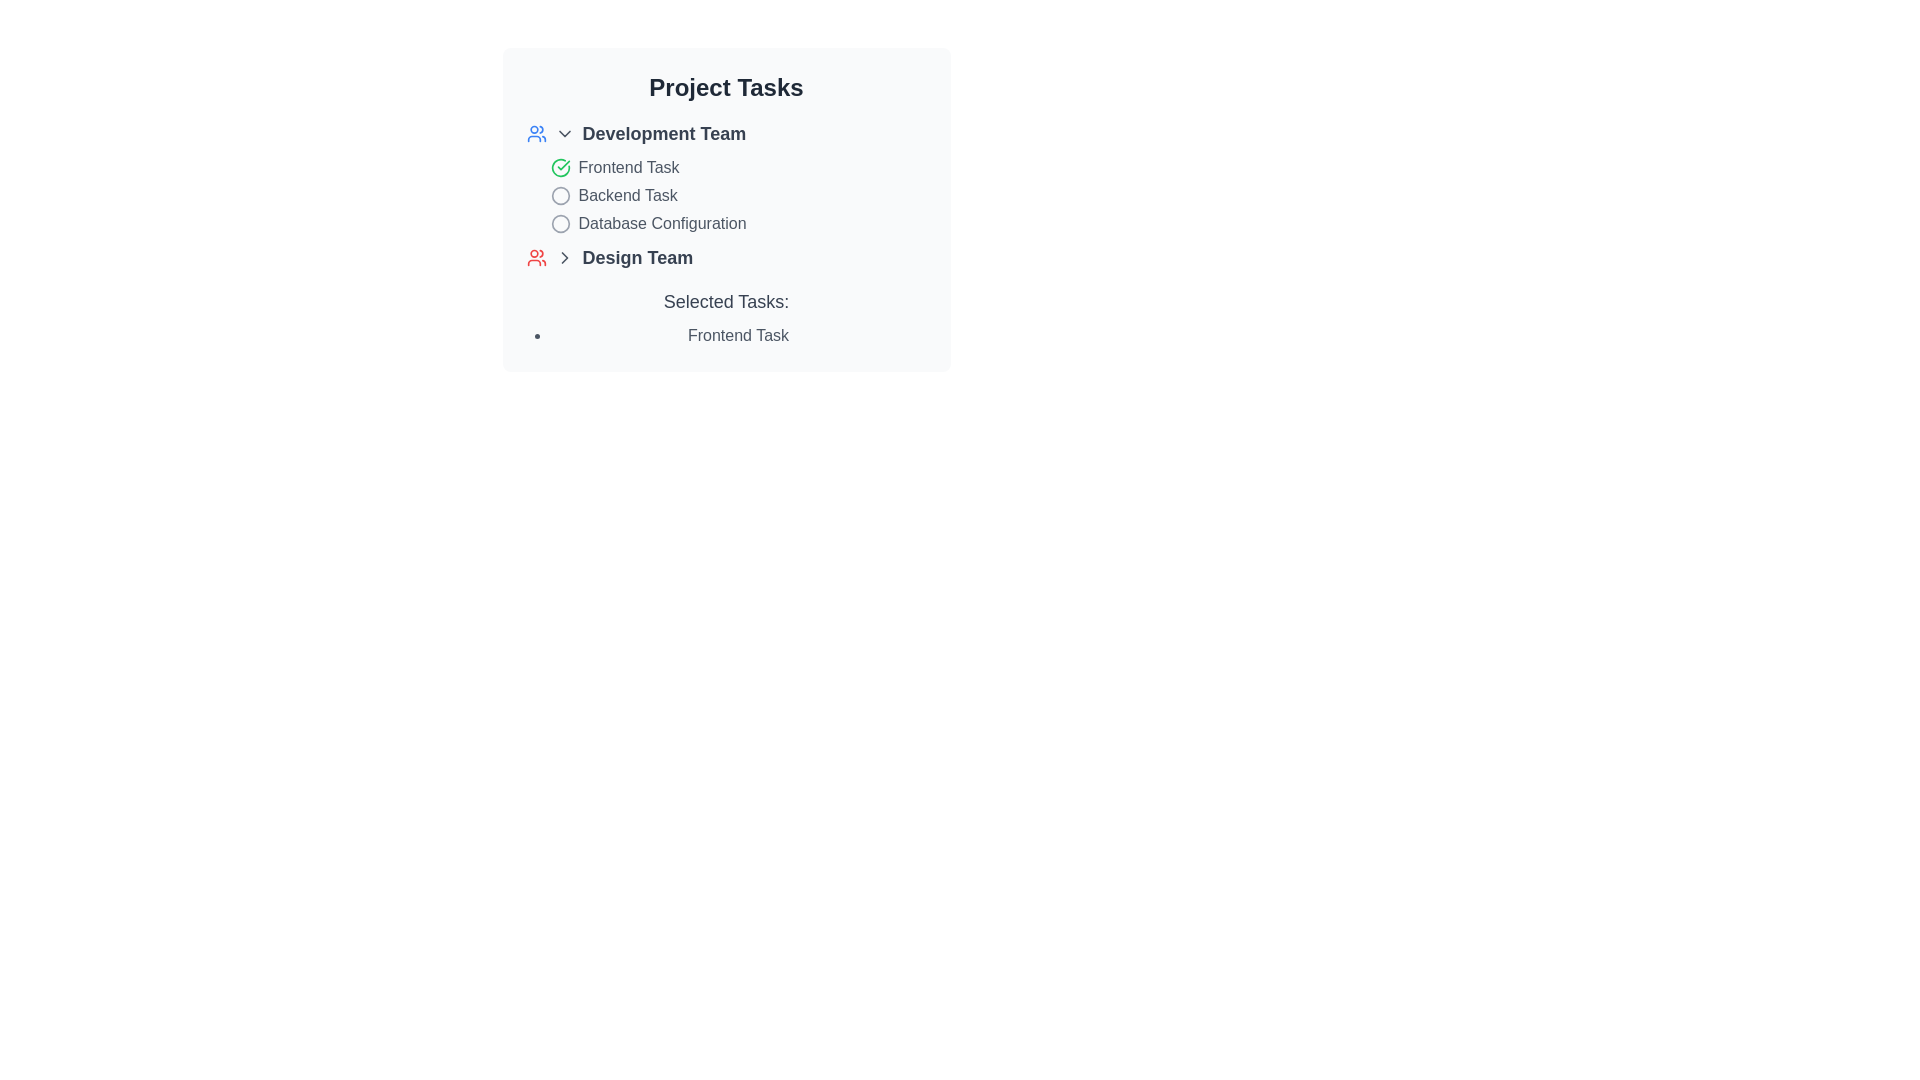  What do you see at coordinates (560, 223) in the screenshot?
I see `the status indicator circle for the 'Database Configuration' task, which is the first visual component under the 'Development Team' heading` at bounding box center [560, 223].